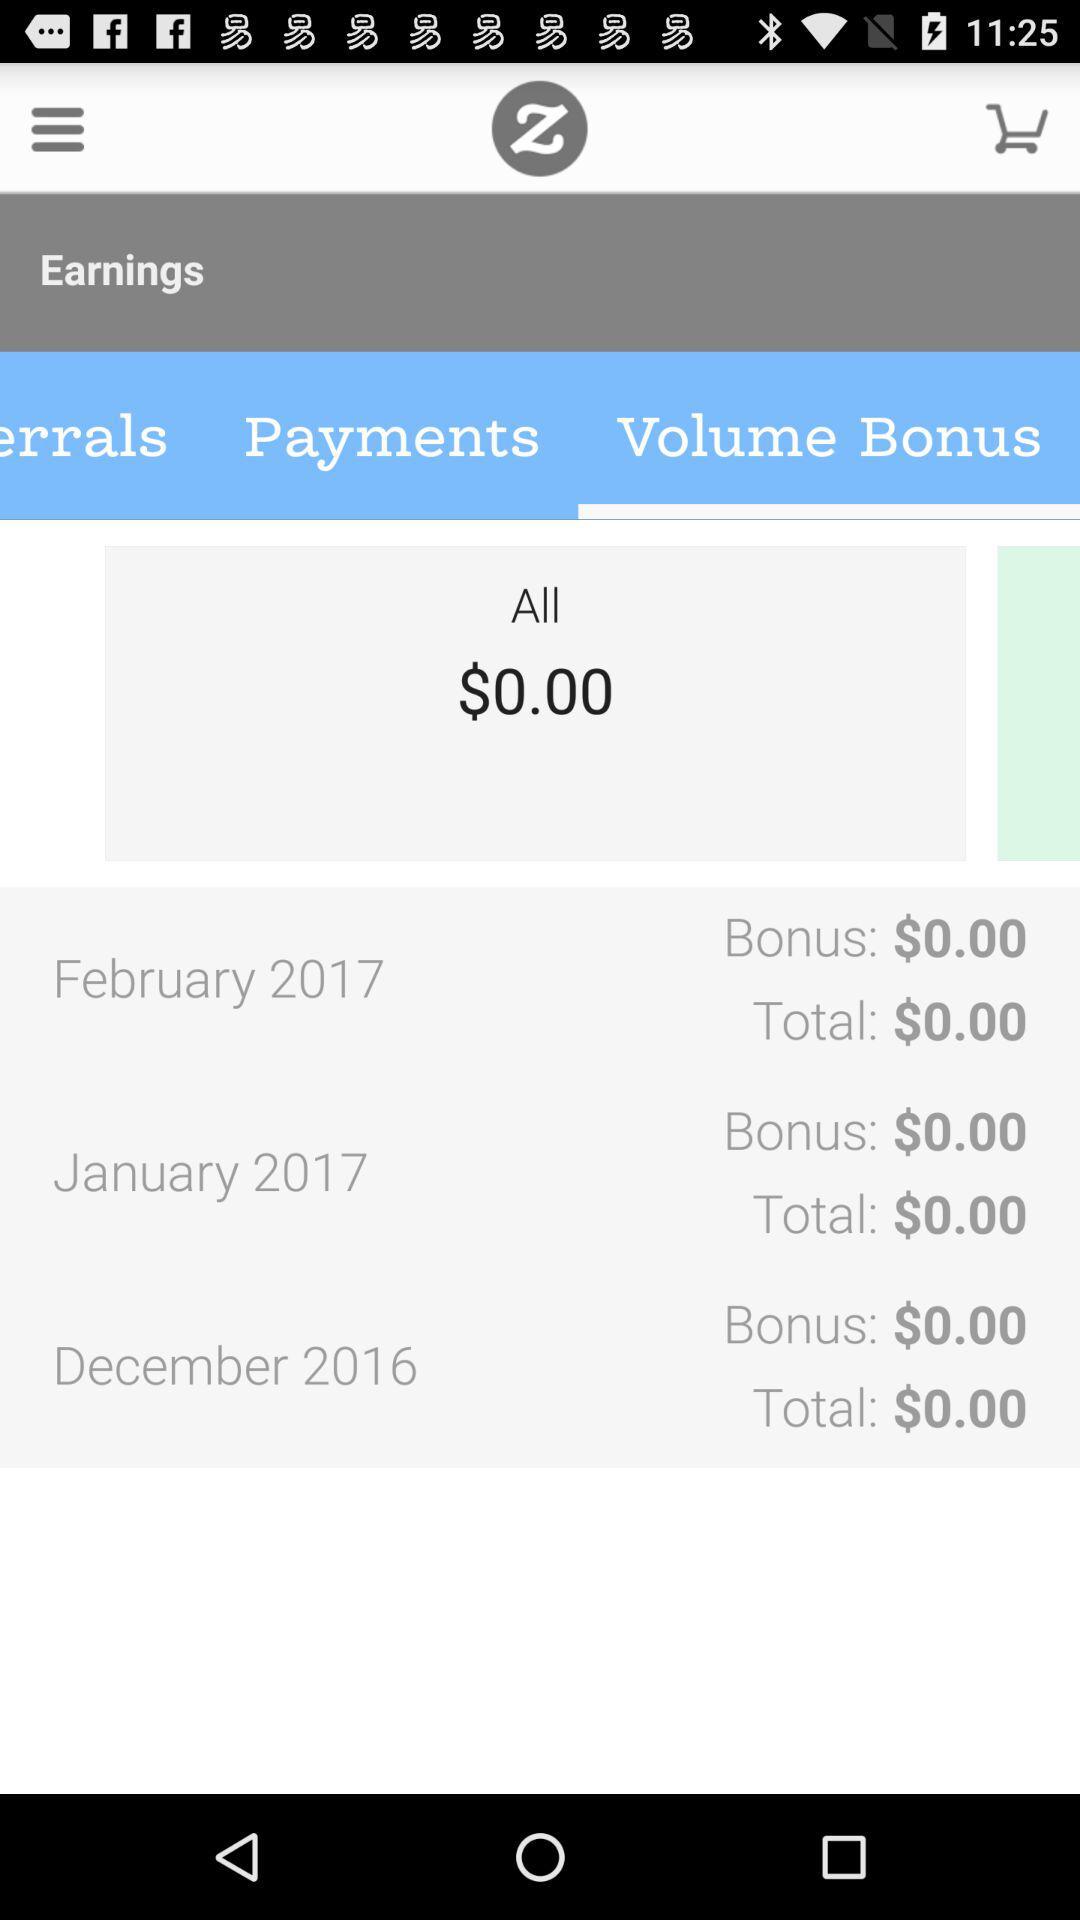 The height and width of the screenshot is (1920, 1080). What do you see at coordinates (538, 127) in the screenshot?
I see `visit homepage` at bounding box center [538, 127].